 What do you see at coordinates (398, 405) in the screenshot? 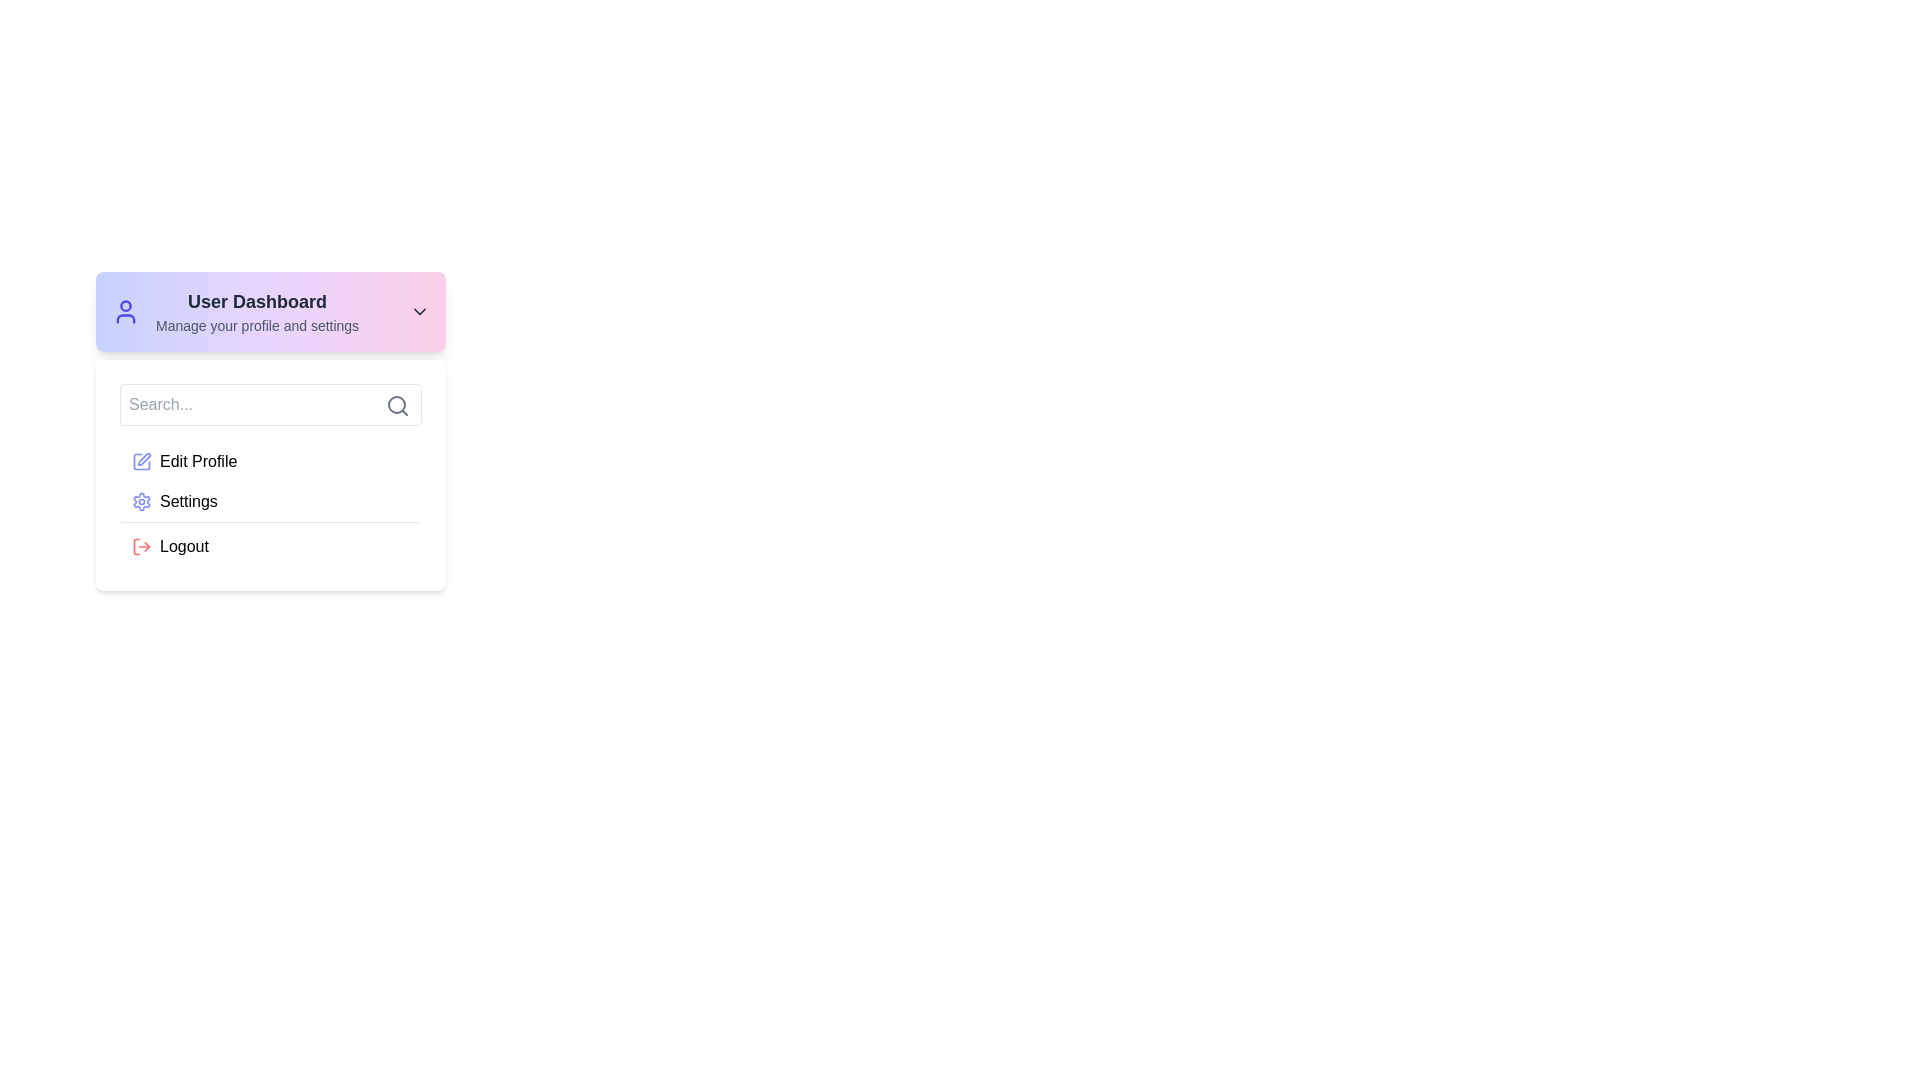
I see `the search functionality icon located at the top-right corner of the search bar, which is below the 'User Dashboard' heading, to observe potential visual feedback` at bounding box center [398, 405].